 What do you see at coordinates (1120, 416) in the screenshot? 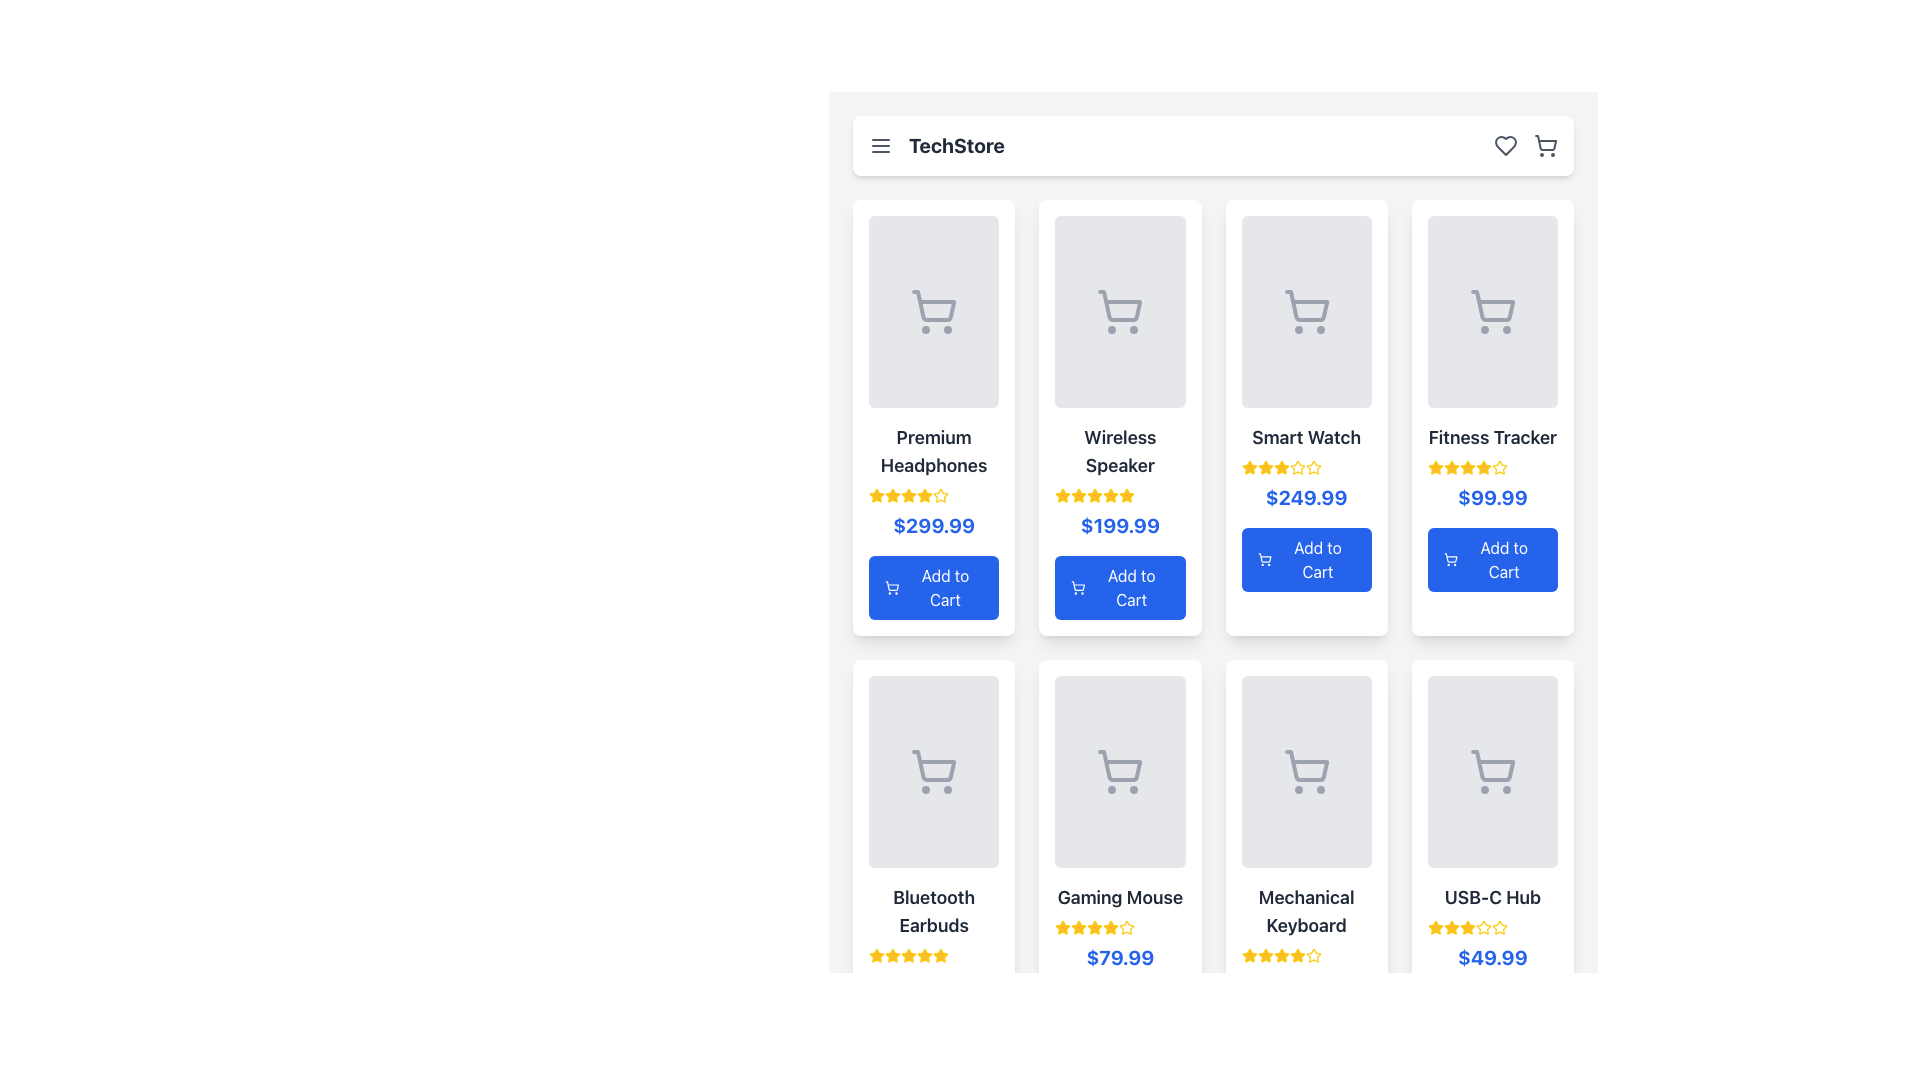
I see `product details of the 'Wireless Speaker' card, which includes a gray image placeholder, a bold product name, a star rating with yellow stars, a price in bright blue text, and an 'Add to Cart' button` at bounding box center [1120, 416].